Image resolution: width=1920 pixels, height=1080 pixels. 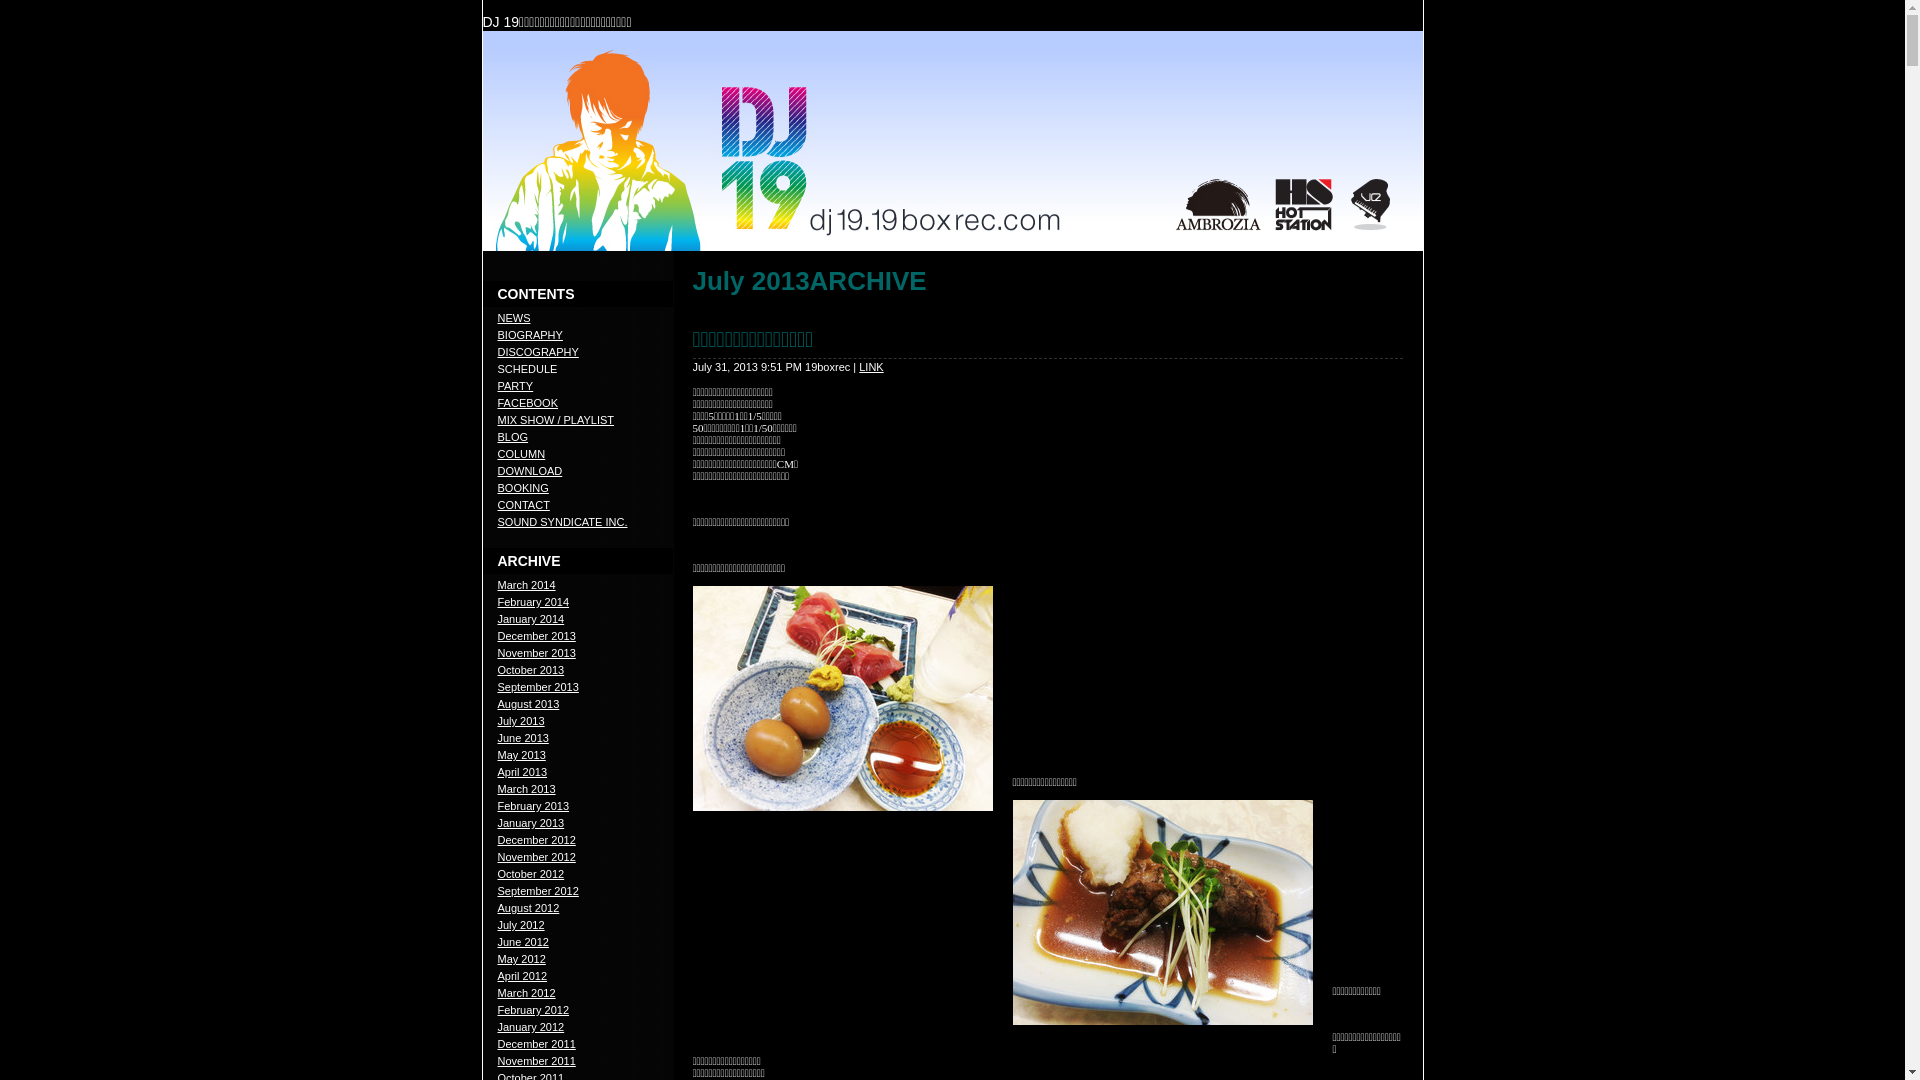 I want to click on 'January 2014', so click(x=531, y=617).